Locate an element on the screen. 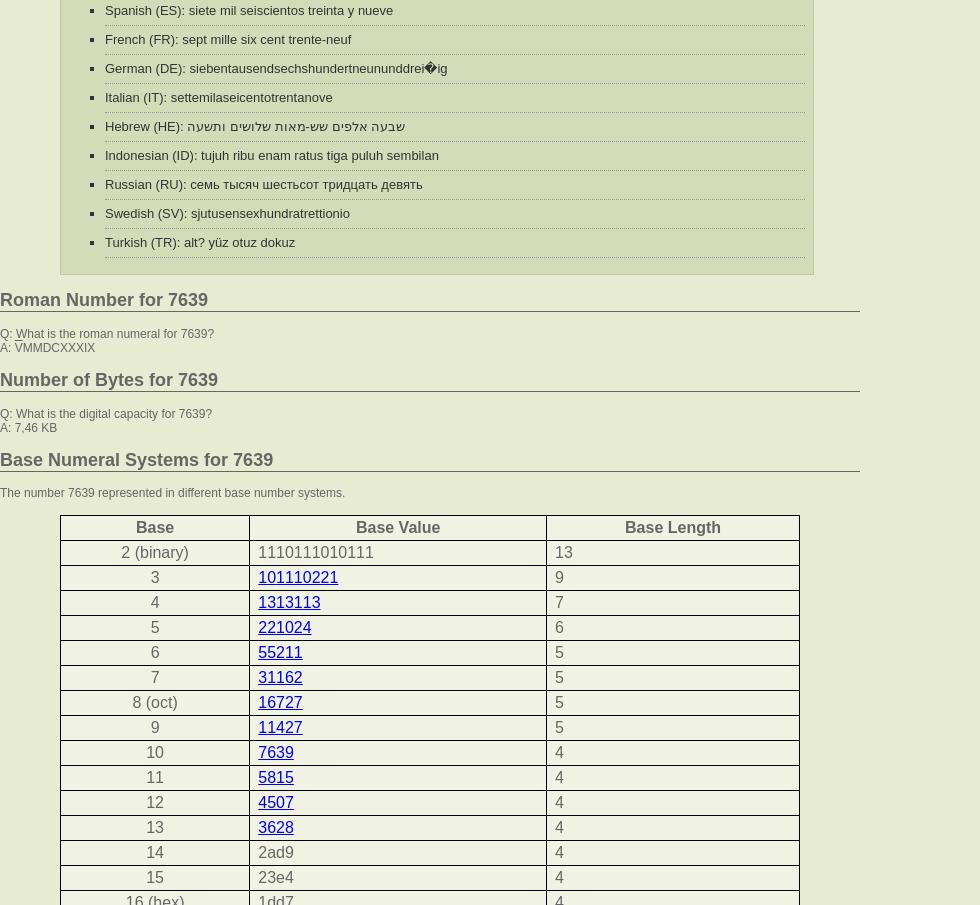 The height and width of the screenshot is (905, 980). 'Base Value' is located at coordinates (397, 526).